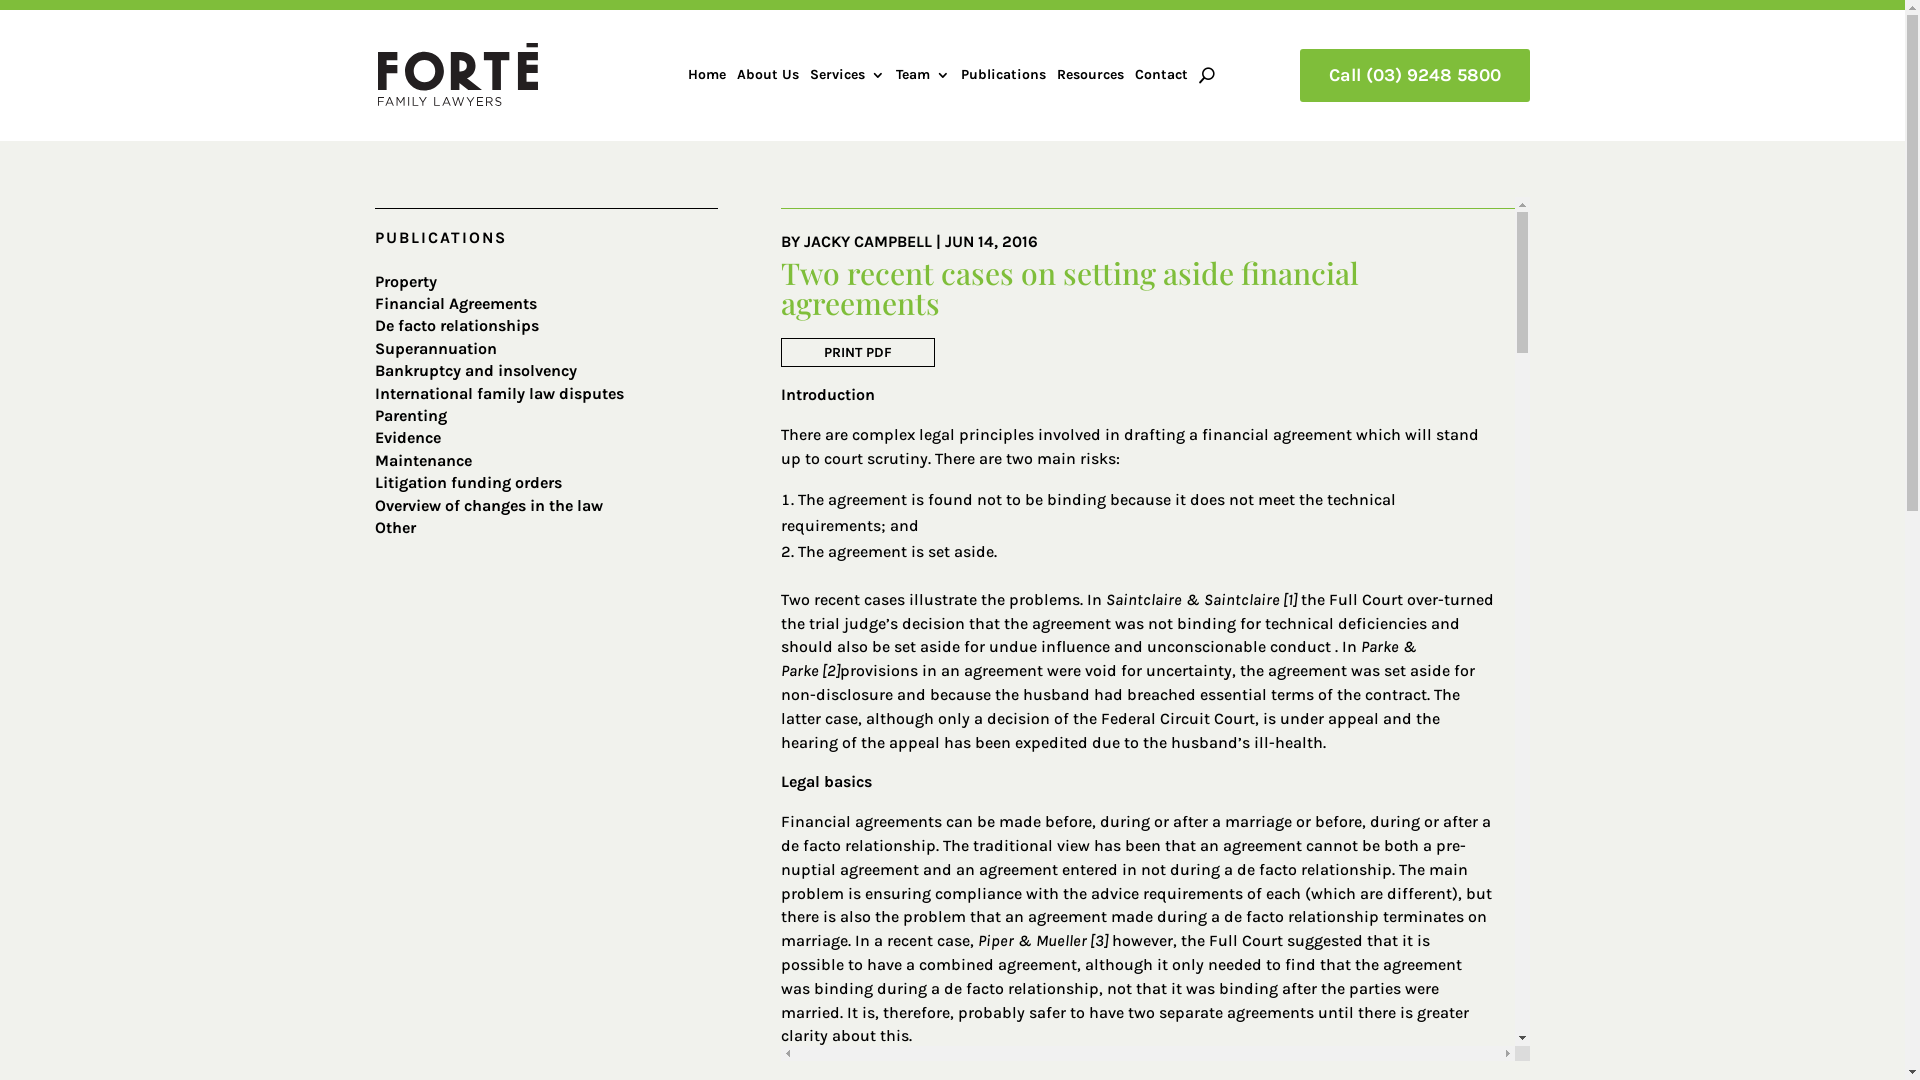 Image resolution: width=1920 pixels, height=1080 pixels. What do you see at coordinates (767, 77) in the screenshot?
I see `'About Us'` at bounding box center [767, 77].